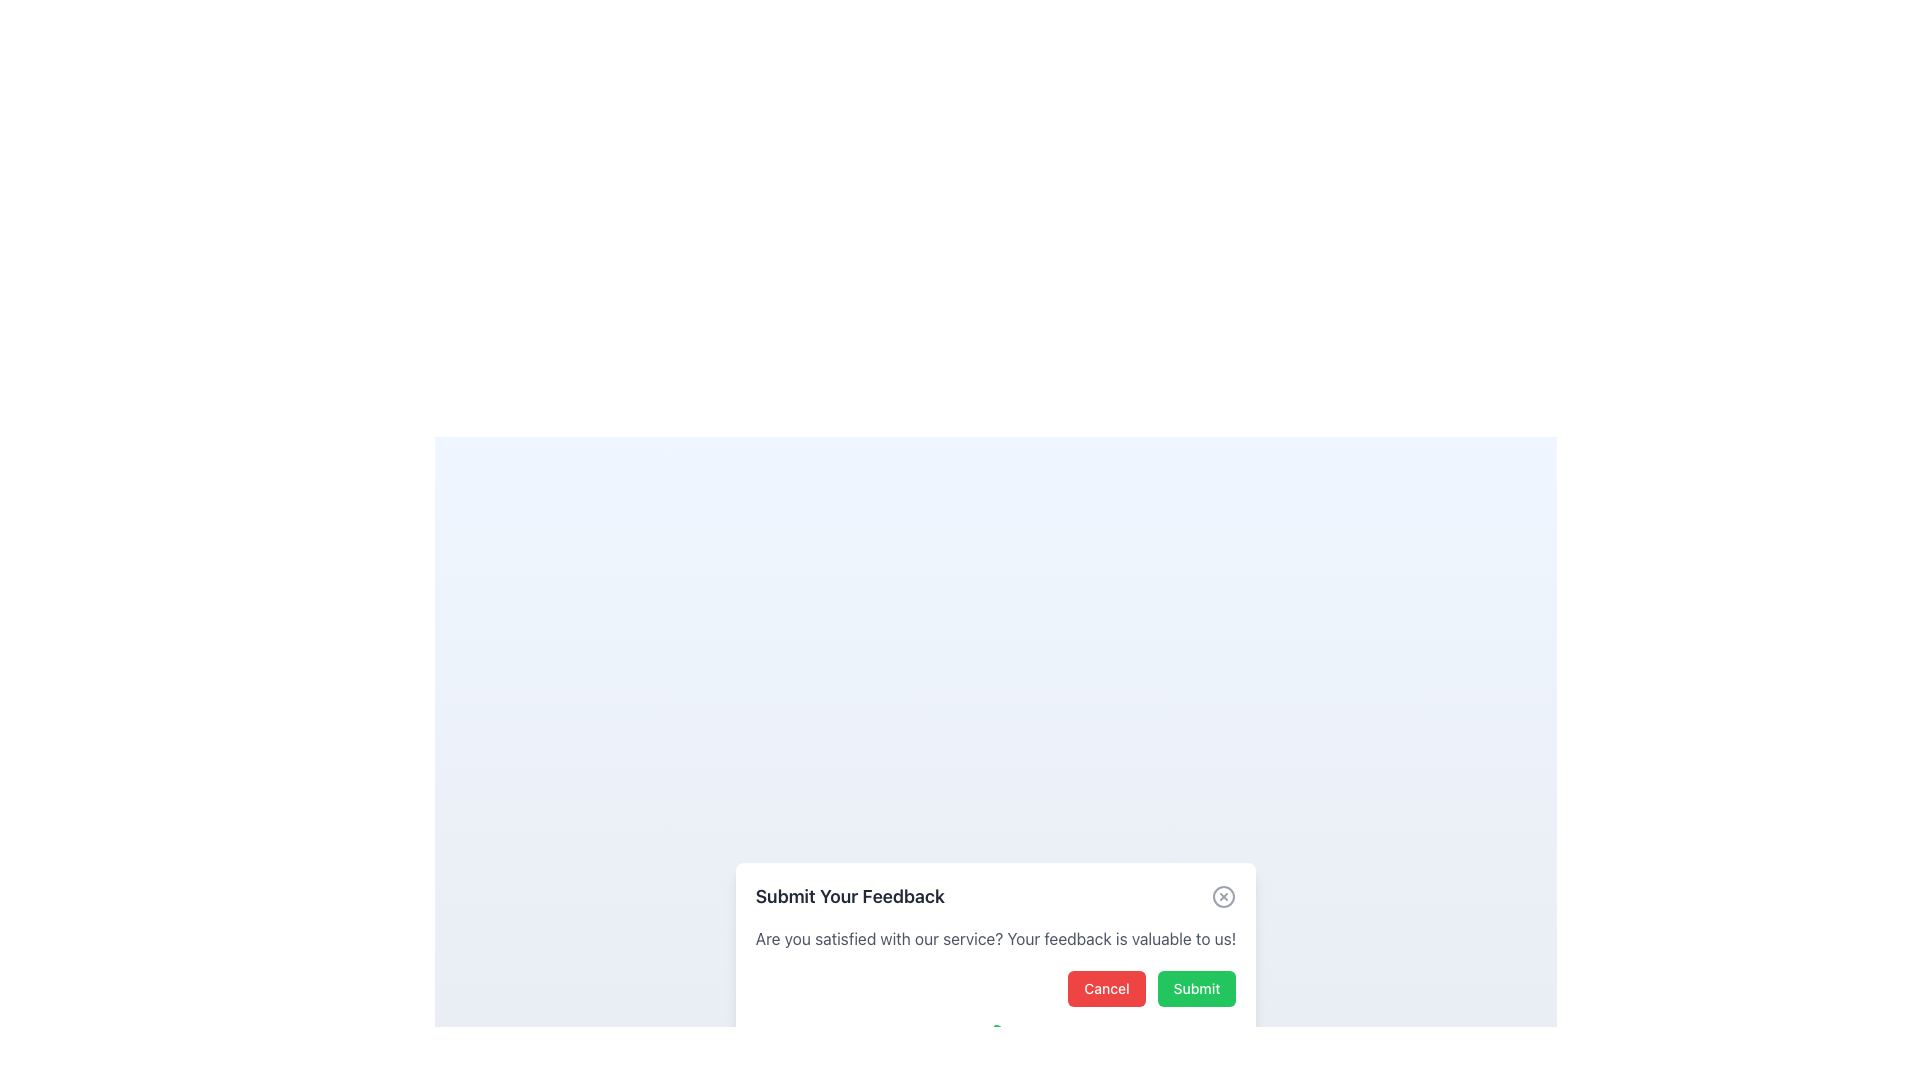 This screenshot has height=1080, width=1920. What do you see at coordinates (850, 896) in the screenshot?
I see `the text label that states 'Submit Your Feedback', which is in bold dark gray font and positioned at the top-left of the feedback dialog box` at bounding box center [850, 896].